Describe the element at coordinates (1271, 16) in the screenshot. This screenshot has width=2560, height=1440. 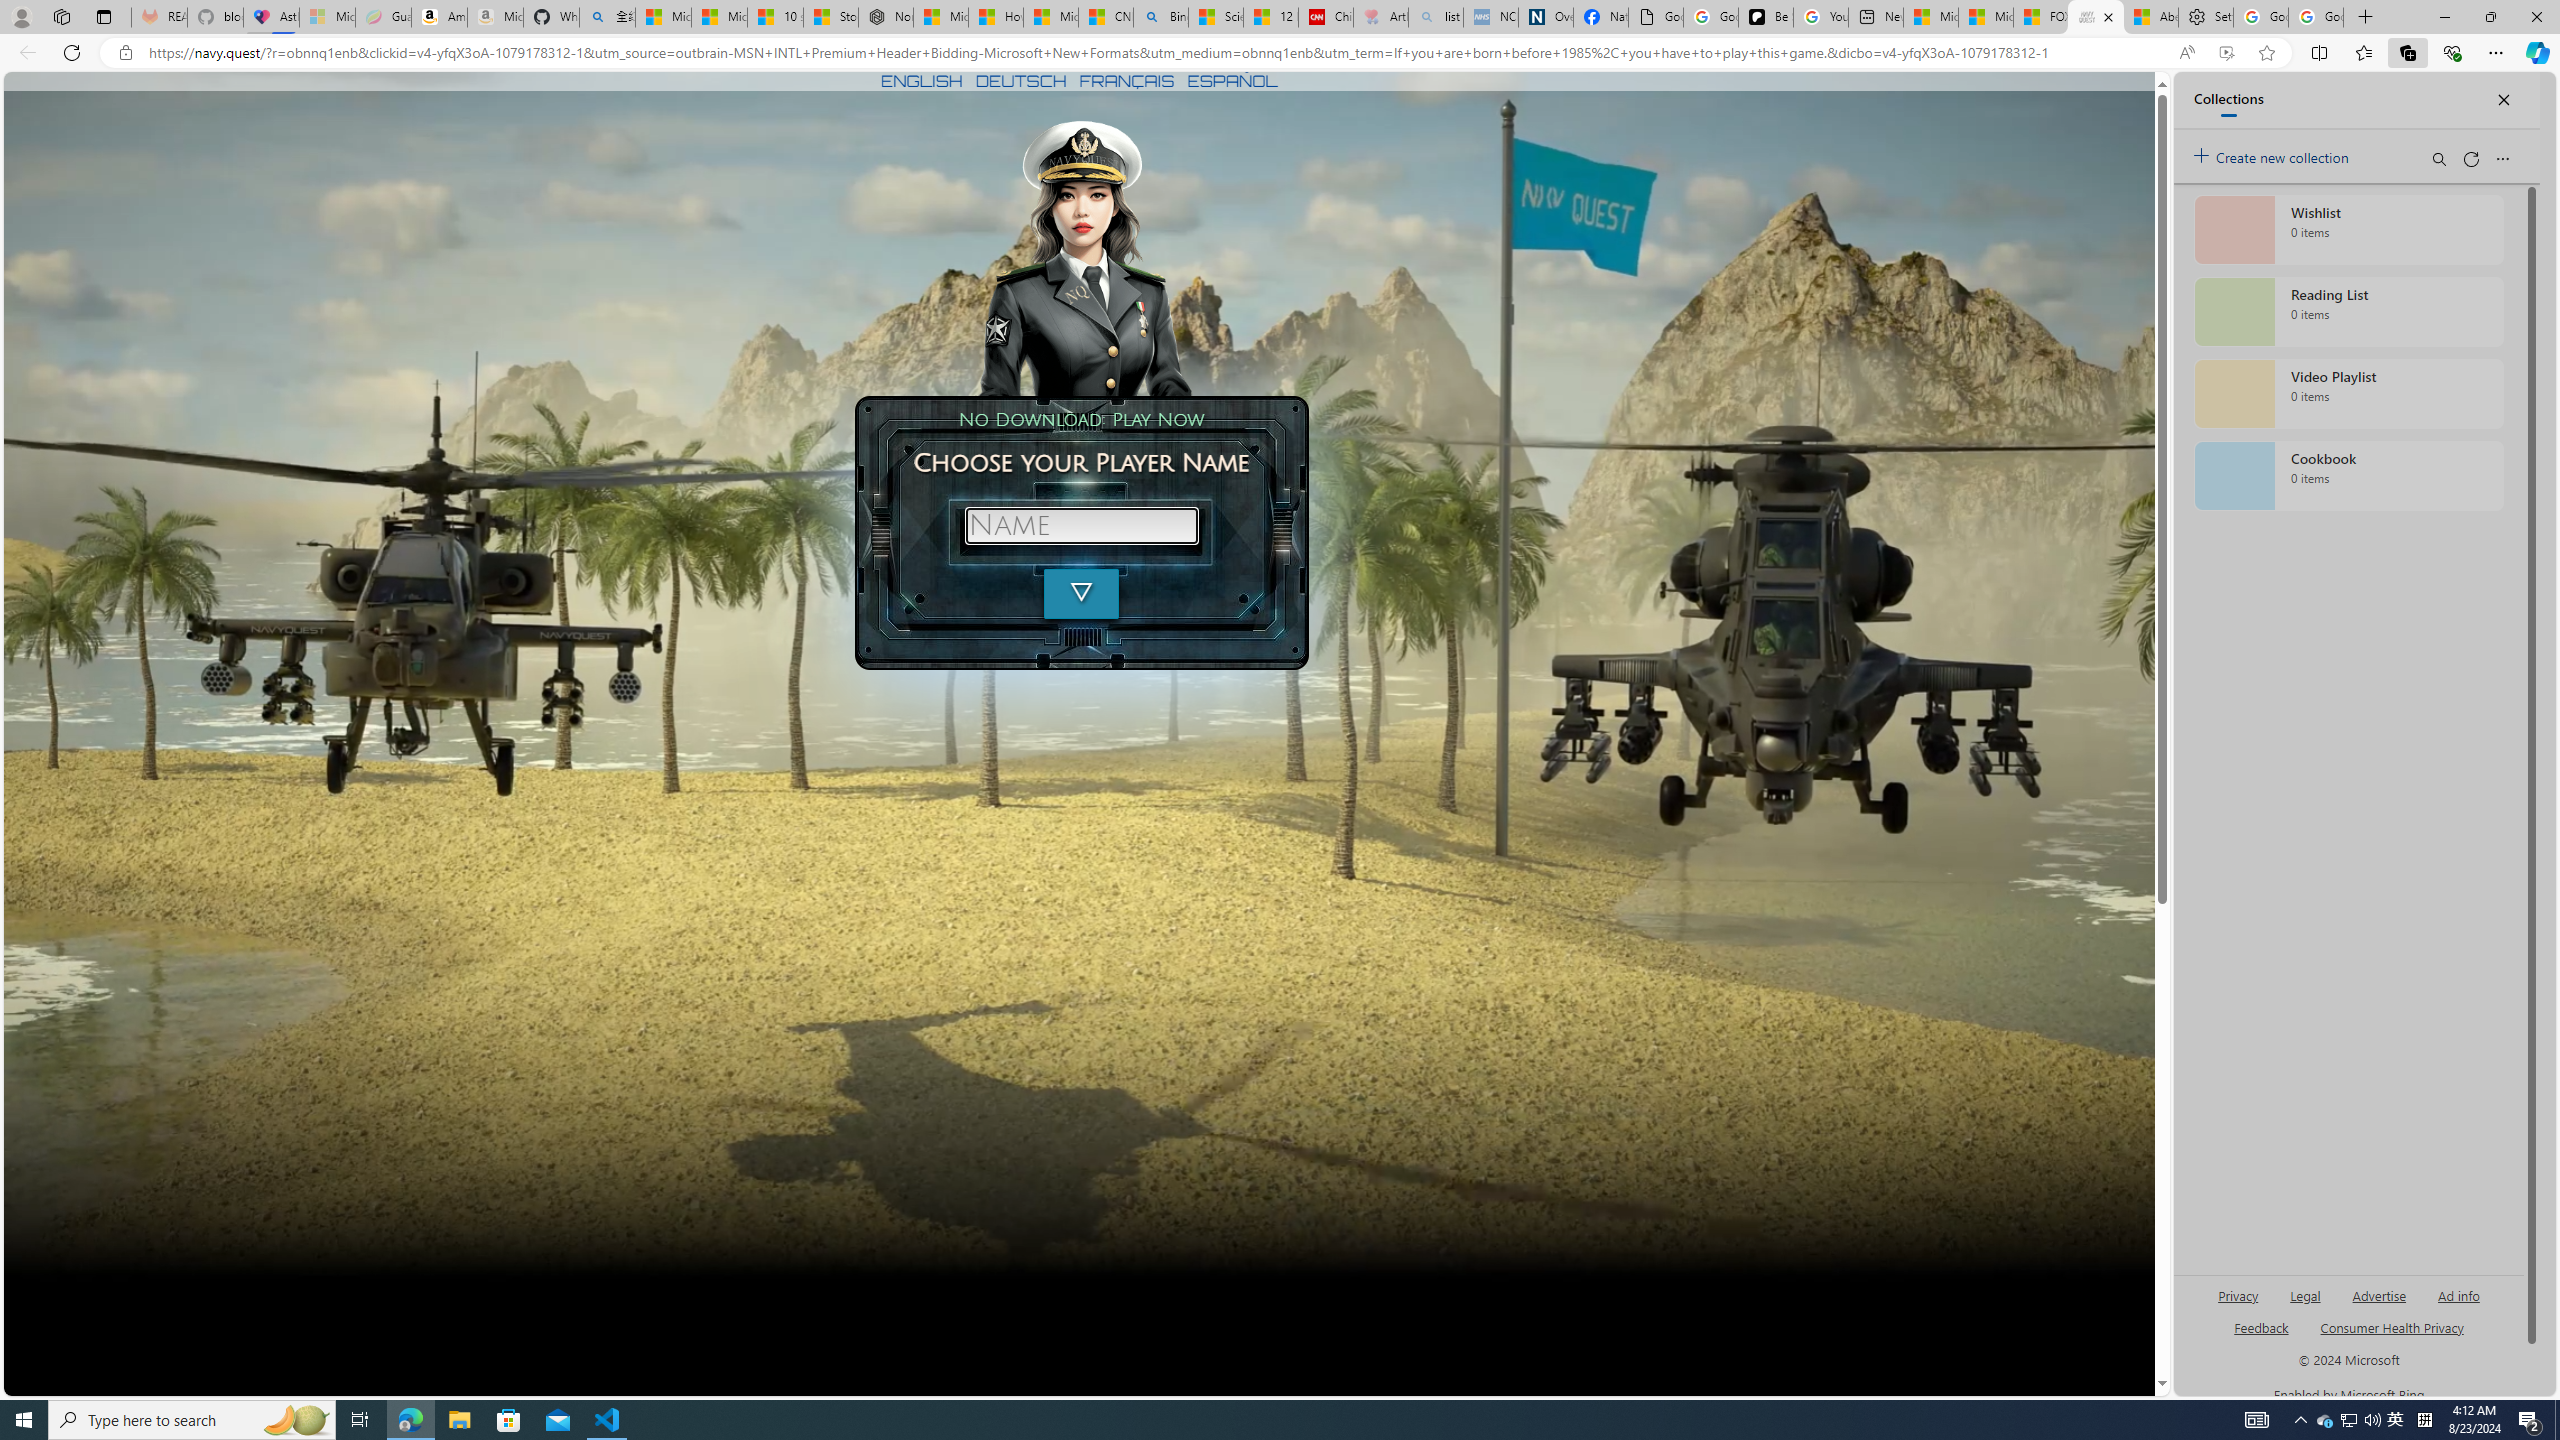
I see `'12 Popular Science Lies that Must be Corrected'` at that location.